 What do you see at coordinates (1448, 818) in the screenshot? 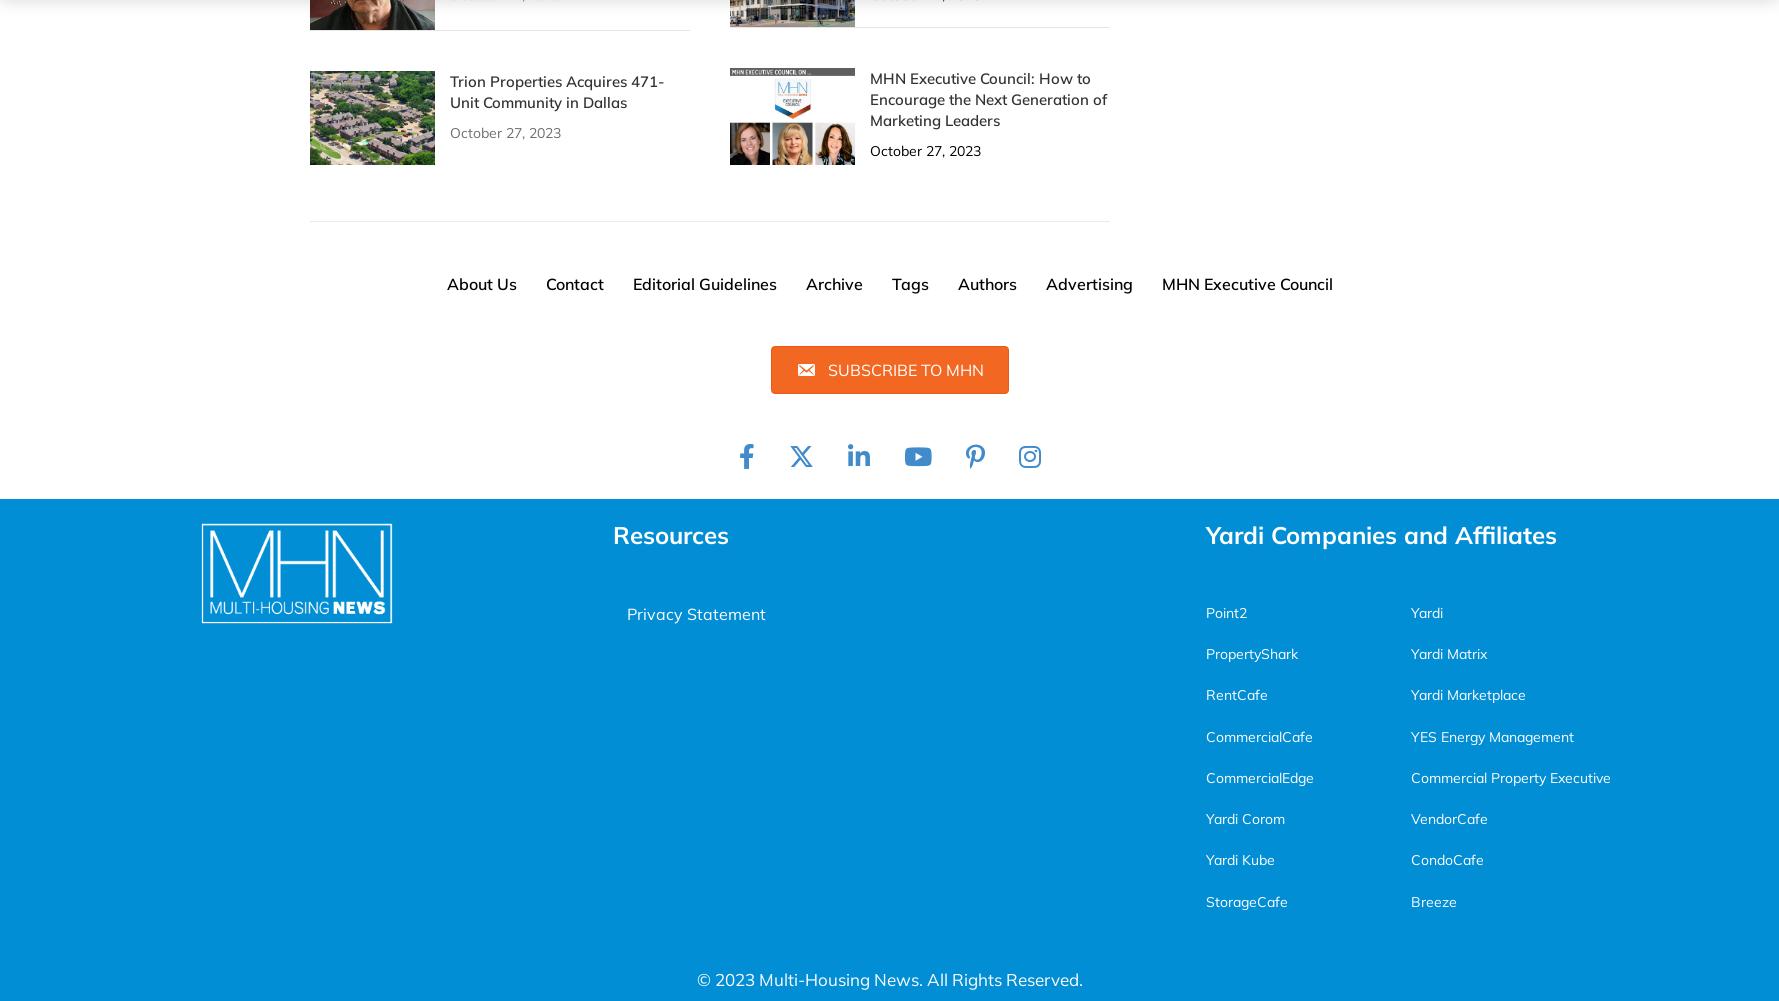
I see `'VendorCafe'` at bounding box center [1448, 818].